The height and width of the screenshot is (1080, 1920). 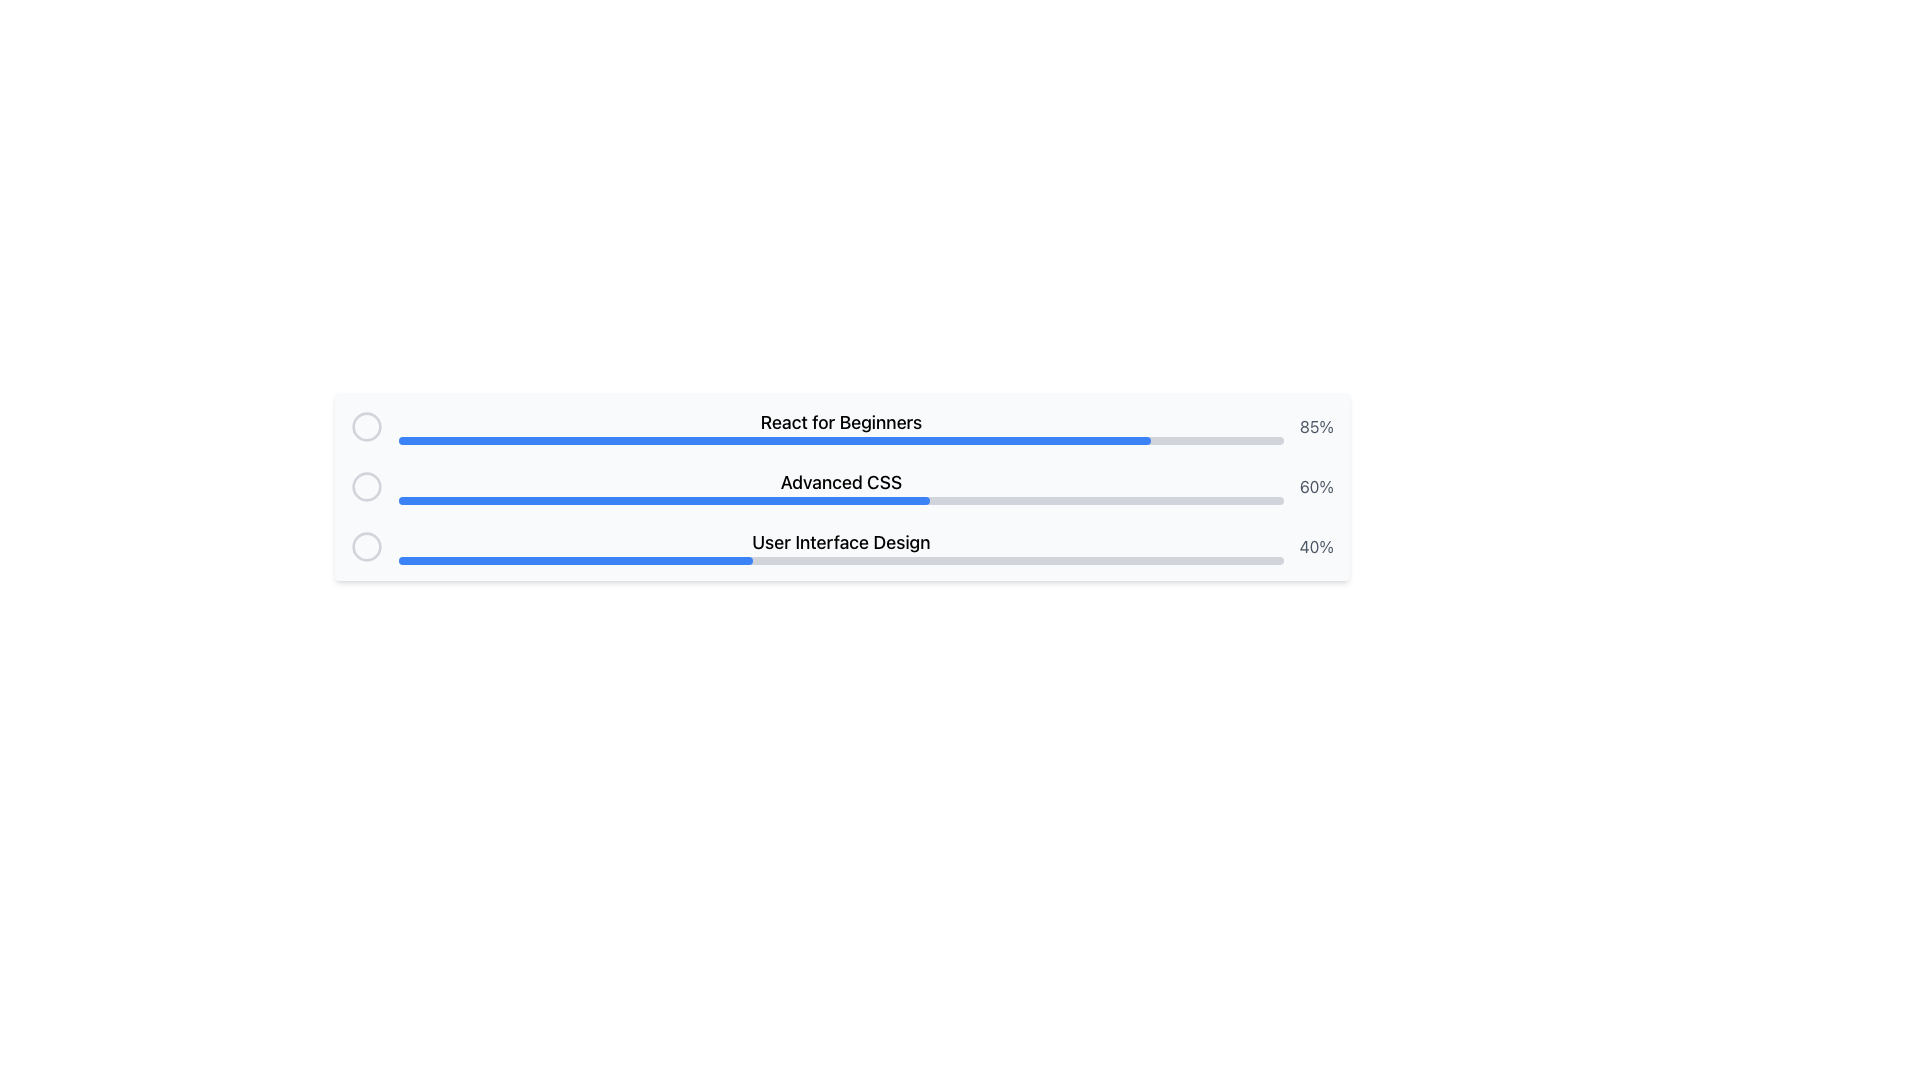 I want to click on dimensions of the progress bar representing the completion of the 'Advanced CSS' course, which shows that 60% of the course has been completed, so click(x=841, y=500).